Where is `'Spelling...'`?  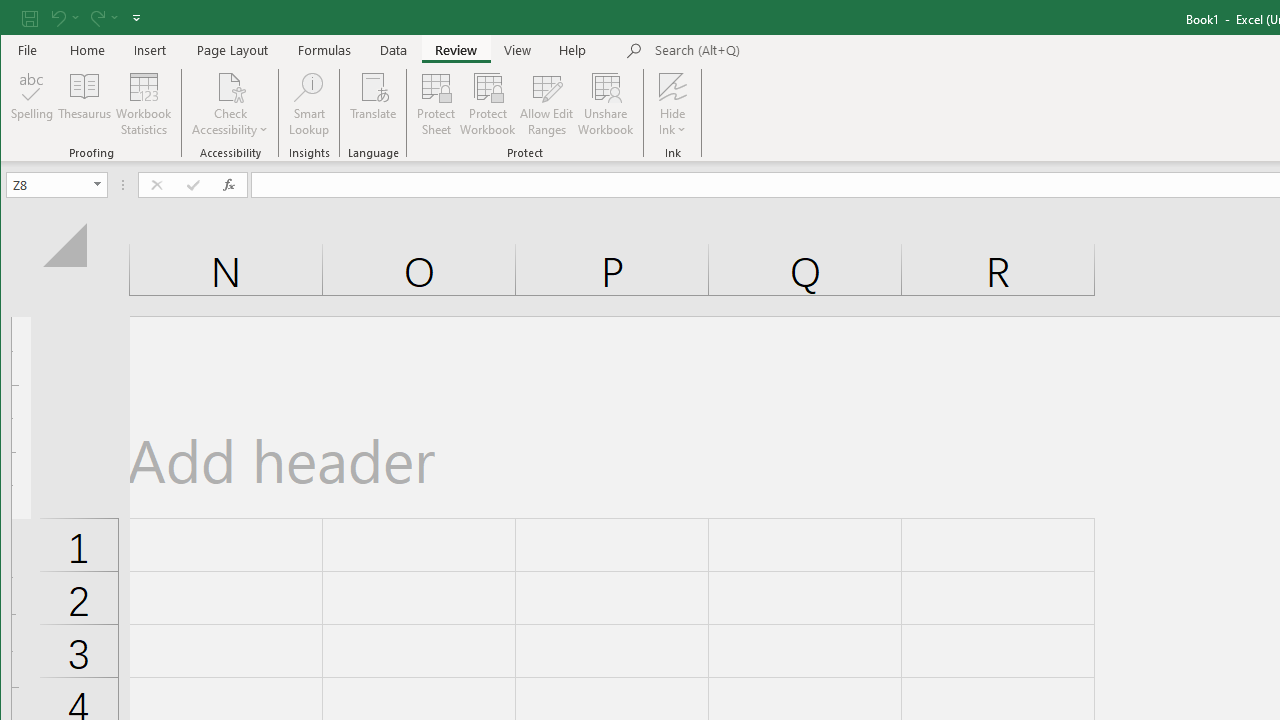 'Spelling...' is located at coordinates (32, 104).